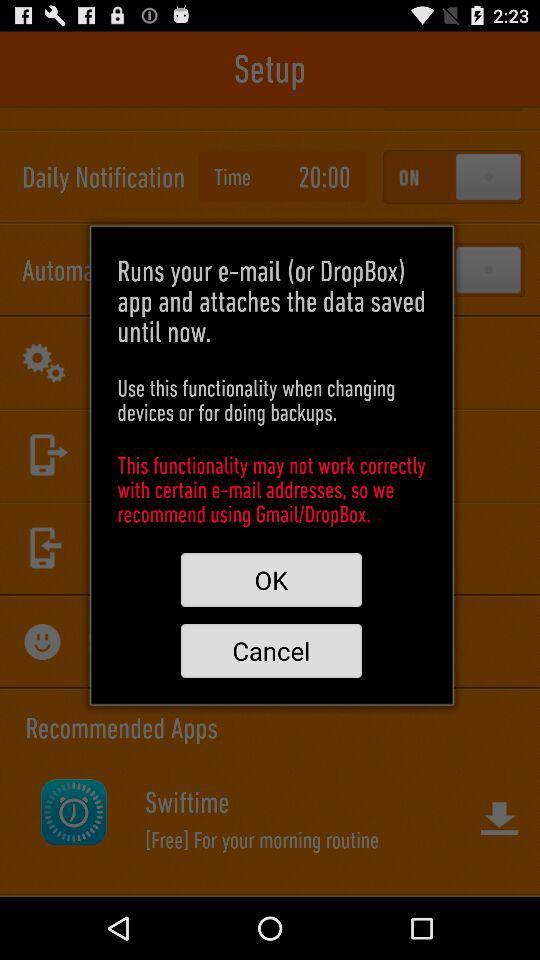 The width and height of the screenshot is (540, 960). Describe the element at coordinates (270, 580) in the screenshot. I see `ok button` at that location.